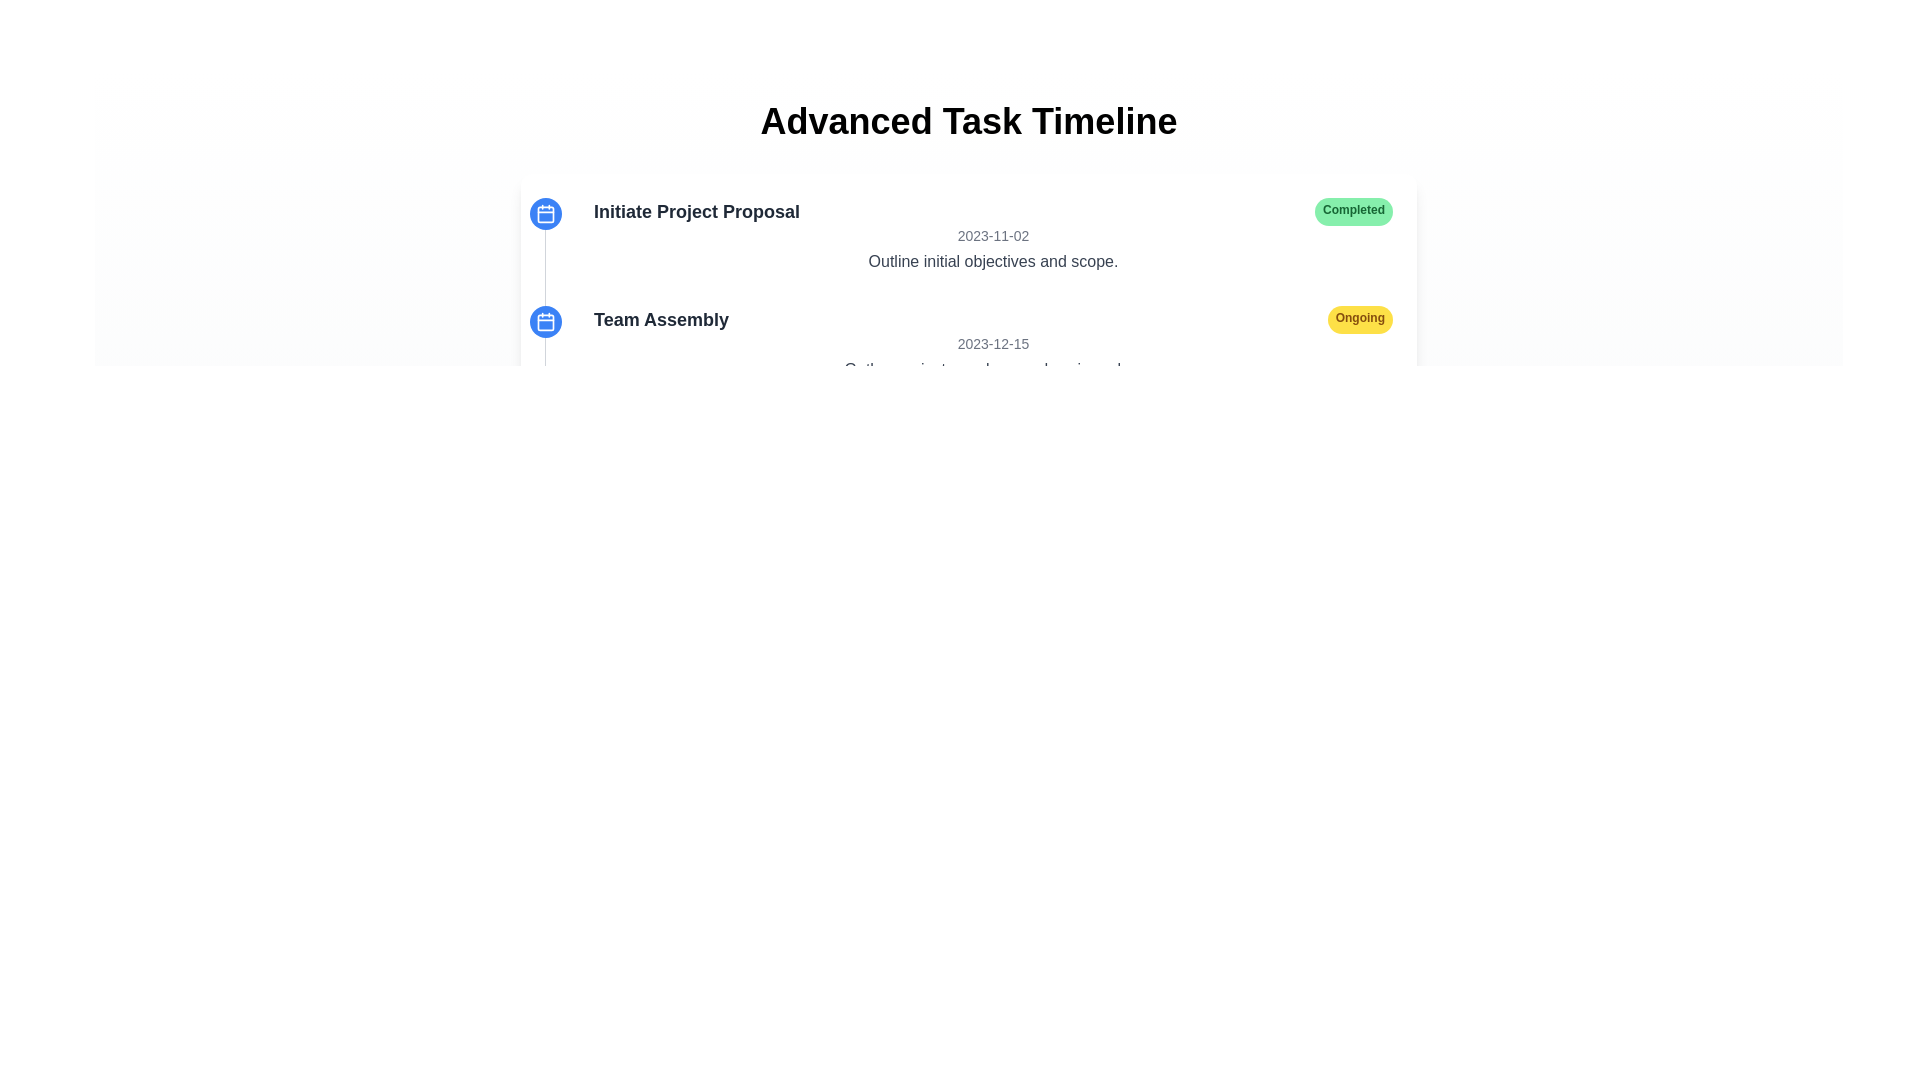  I want to click on the text label displaying '2023-12-15' located below the 'Team Assembly' title in the timeline interface, so click(993, 342).